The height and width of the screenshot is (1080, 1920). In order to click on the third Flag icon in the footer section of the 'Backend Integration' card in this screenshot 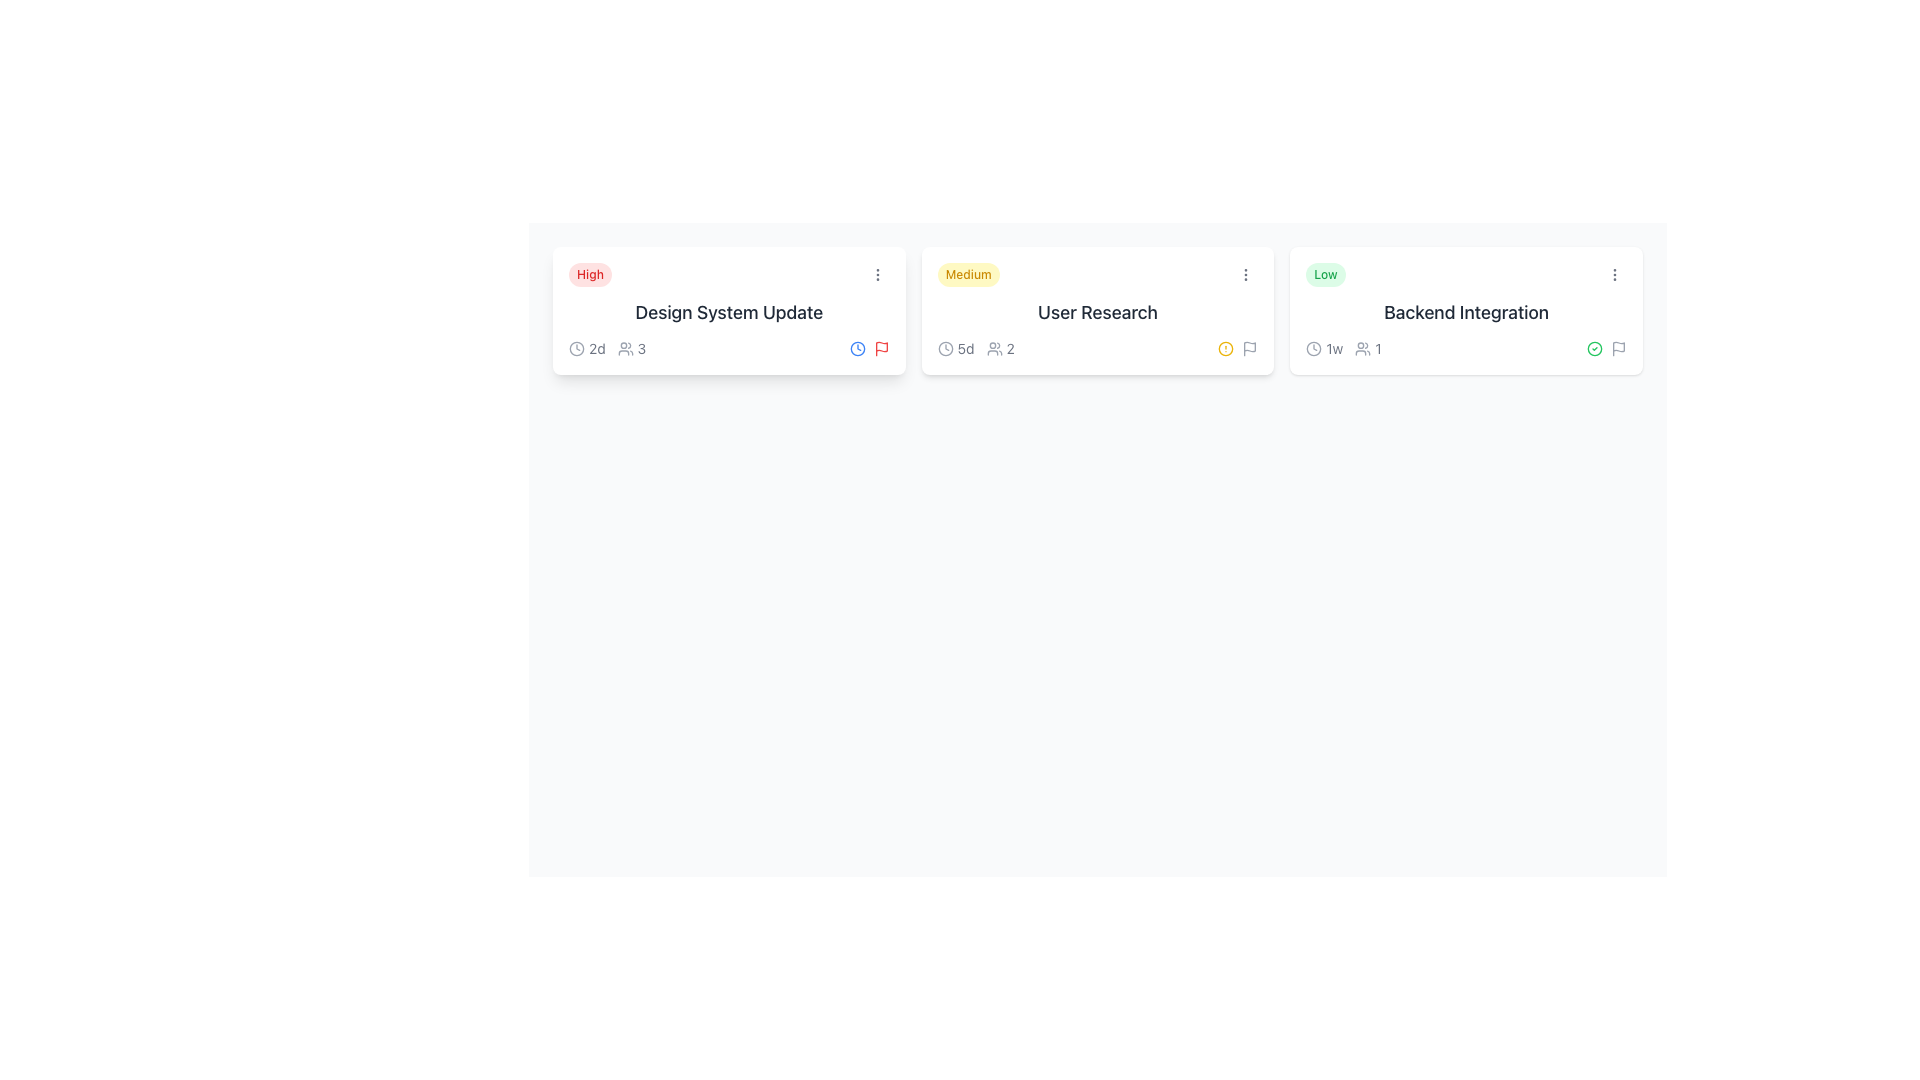, I will do `click(1618, 347)`.